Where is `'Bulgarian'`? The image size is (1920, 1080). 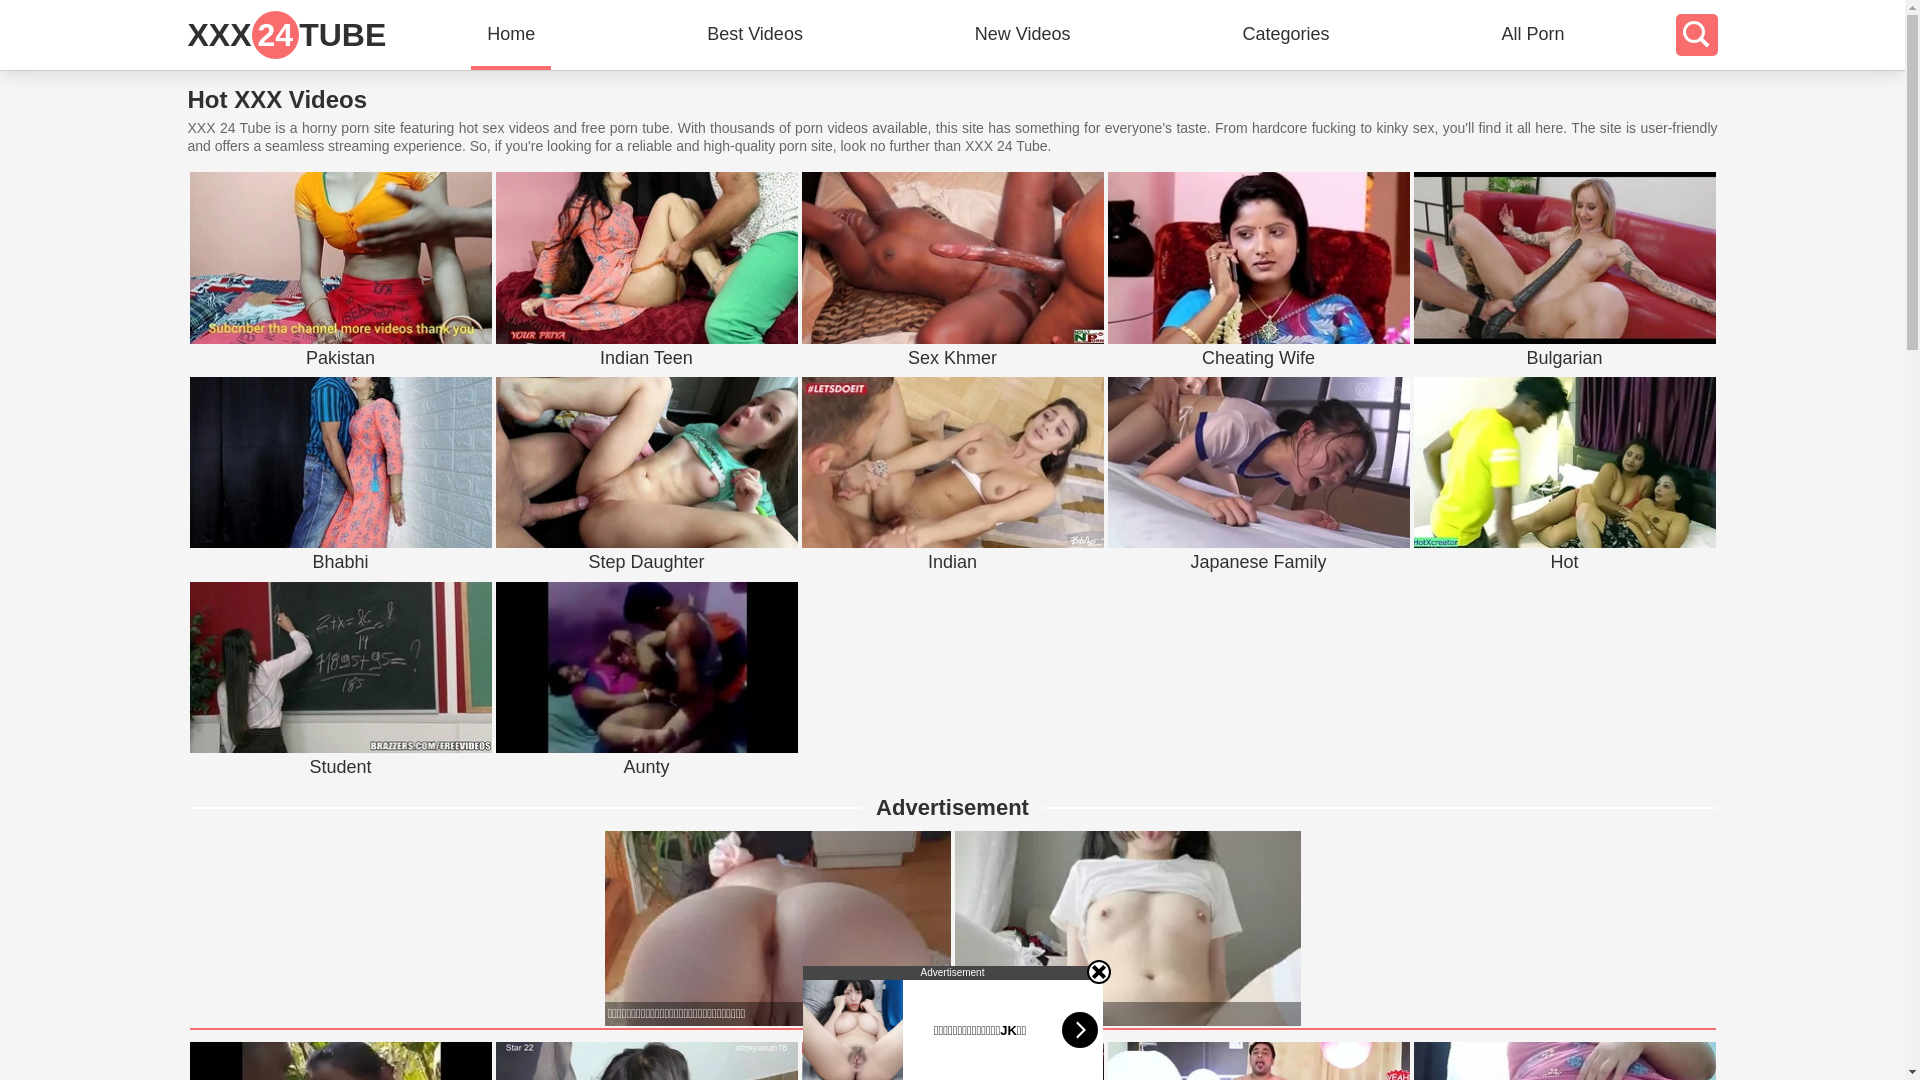 'Bulgarian' is located at coordinates (1563, 256).